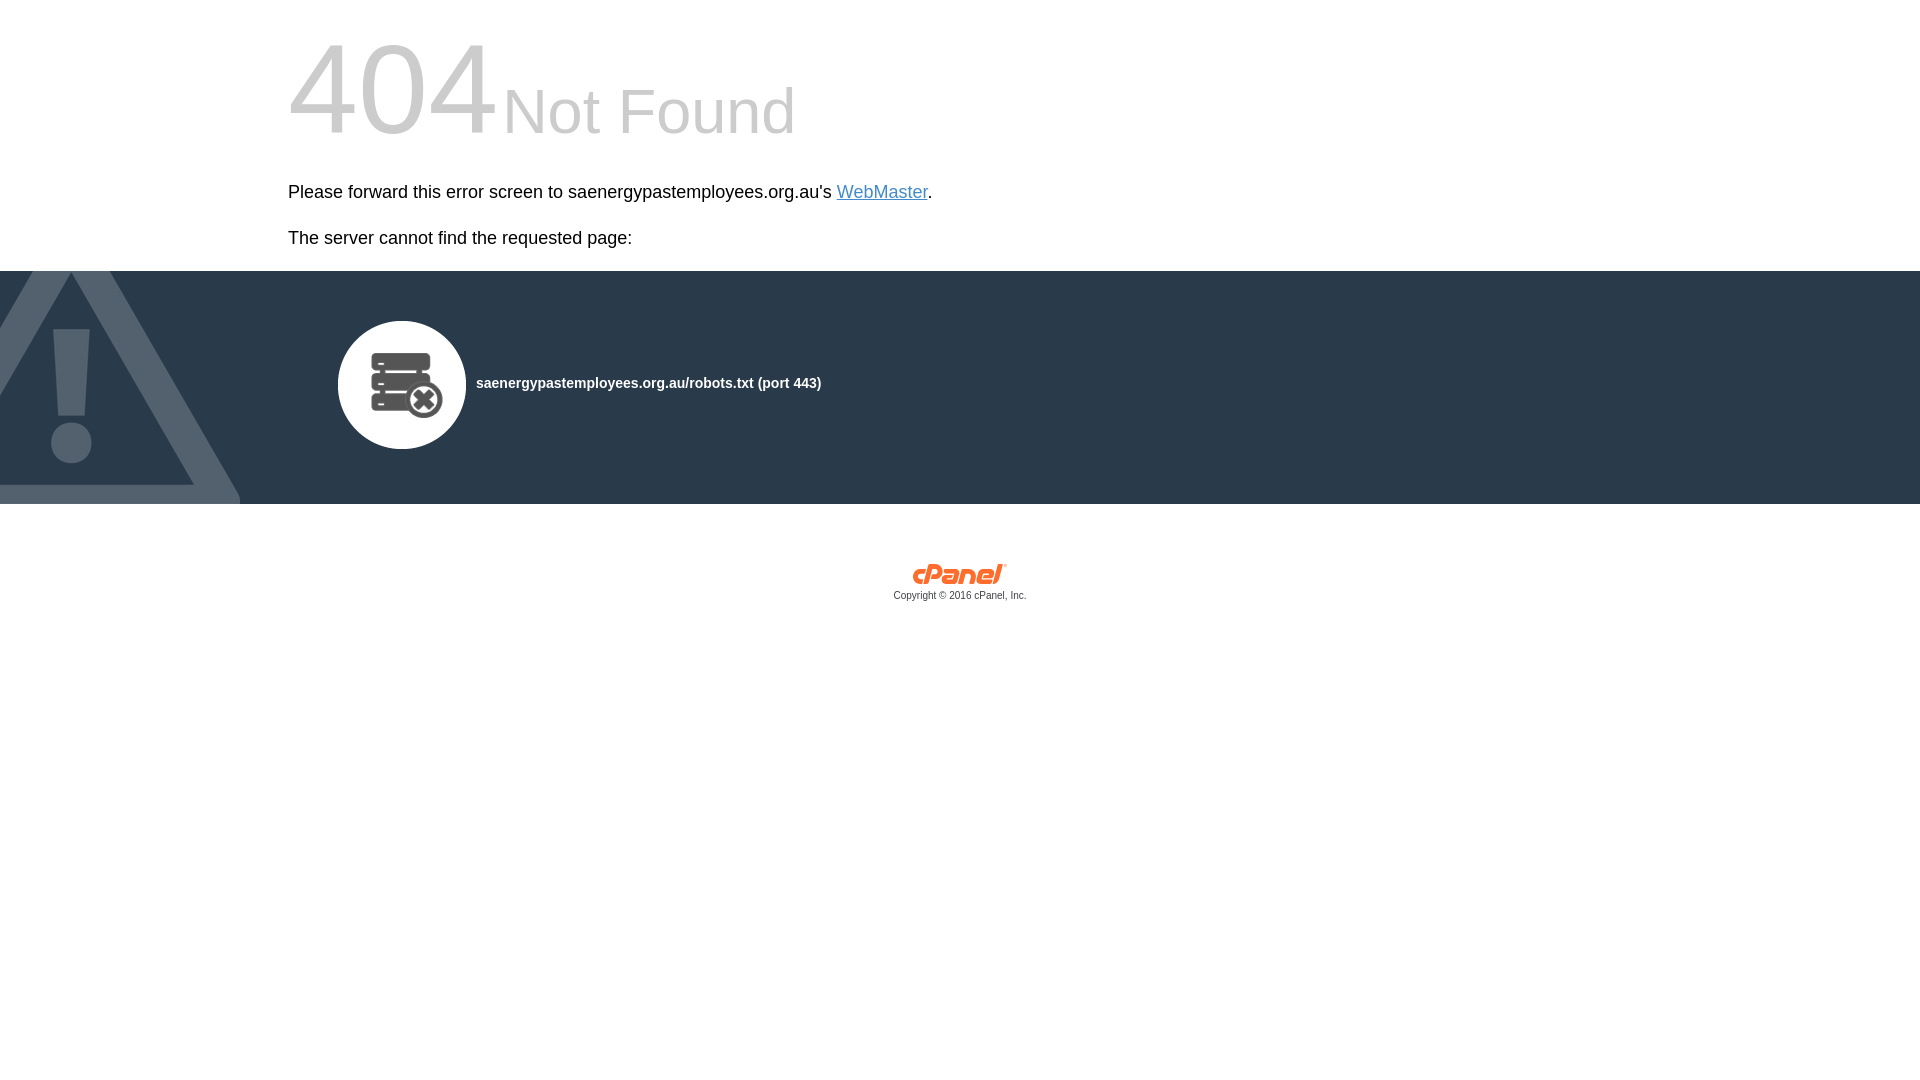 Image resolution: width=1920 pixels, height=1080 pixels. Describe the element at coordinates (836, 192) in the screenshot. I see `'WebMaster'` at that location.